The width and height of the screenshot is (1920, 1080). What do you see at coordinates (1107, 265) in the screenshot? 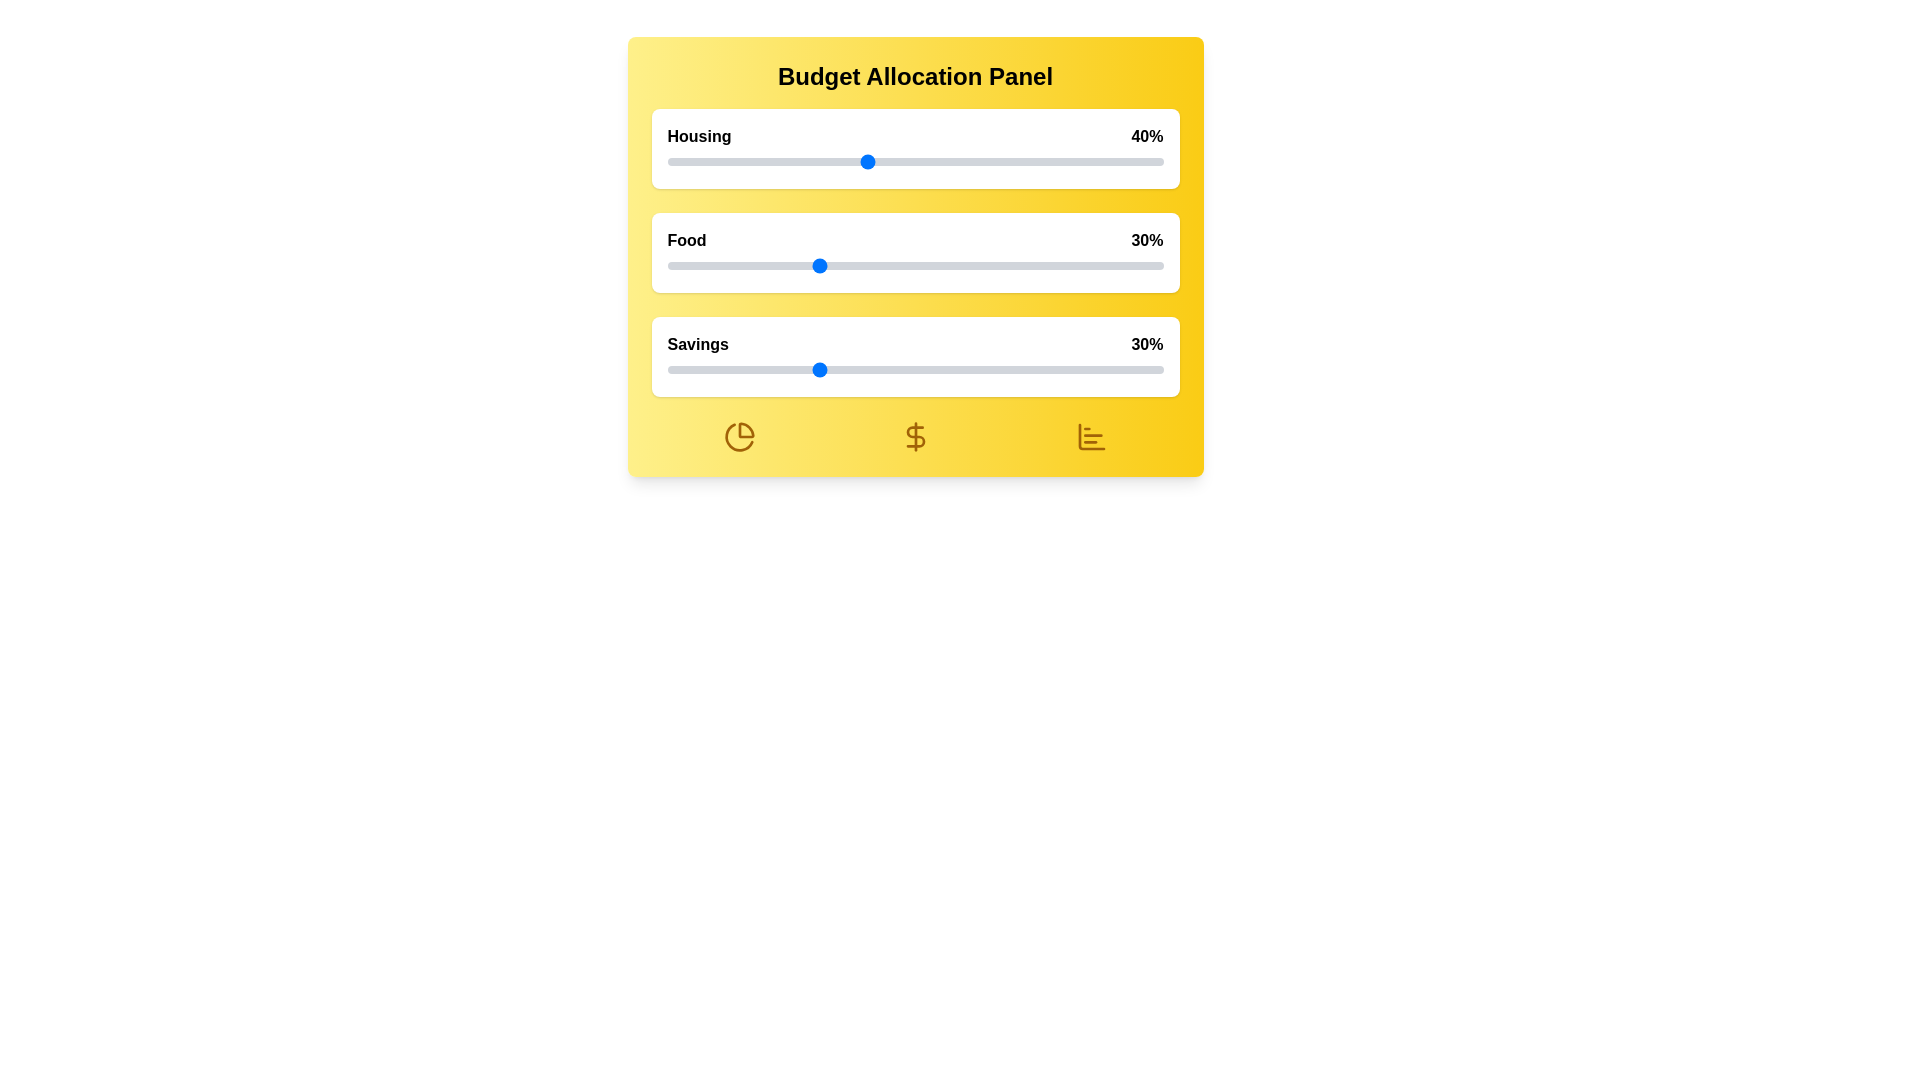
I see `the allocation percentage for 'Food'` at bounding box center [1107, 265].